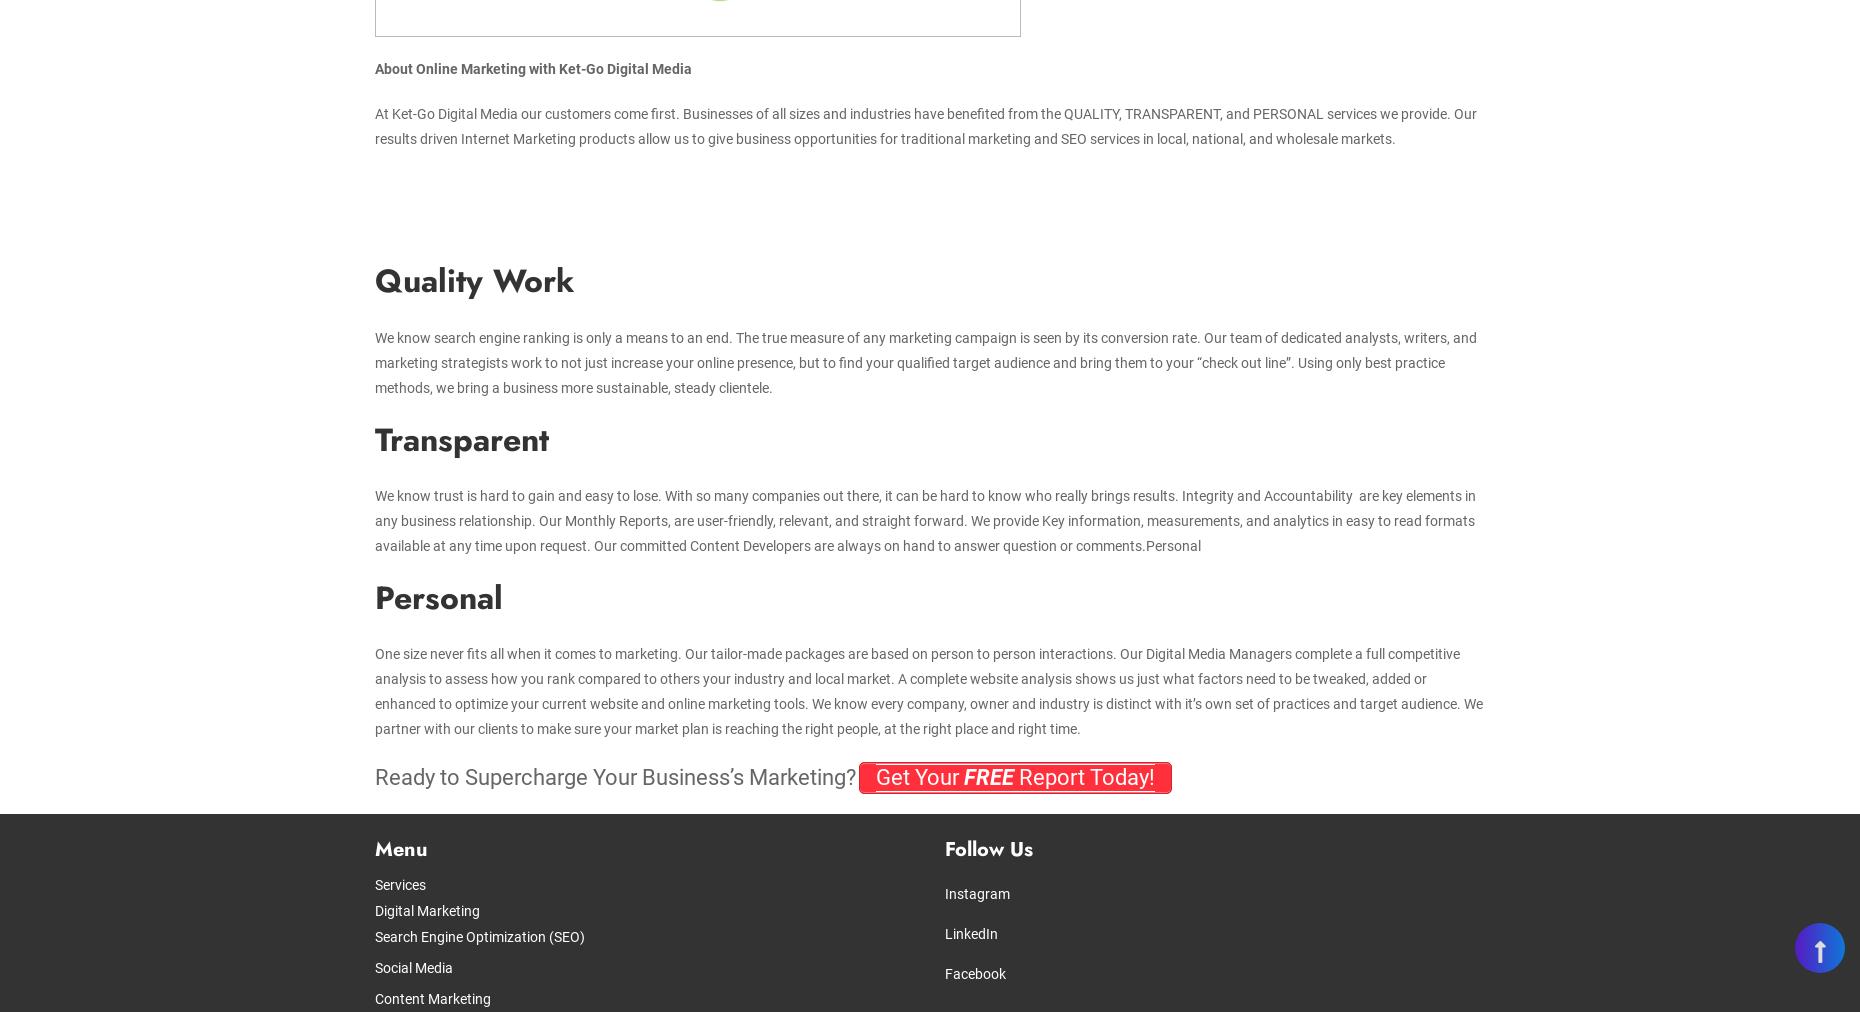  I want to click on 'Social Media', so click(373, 967).